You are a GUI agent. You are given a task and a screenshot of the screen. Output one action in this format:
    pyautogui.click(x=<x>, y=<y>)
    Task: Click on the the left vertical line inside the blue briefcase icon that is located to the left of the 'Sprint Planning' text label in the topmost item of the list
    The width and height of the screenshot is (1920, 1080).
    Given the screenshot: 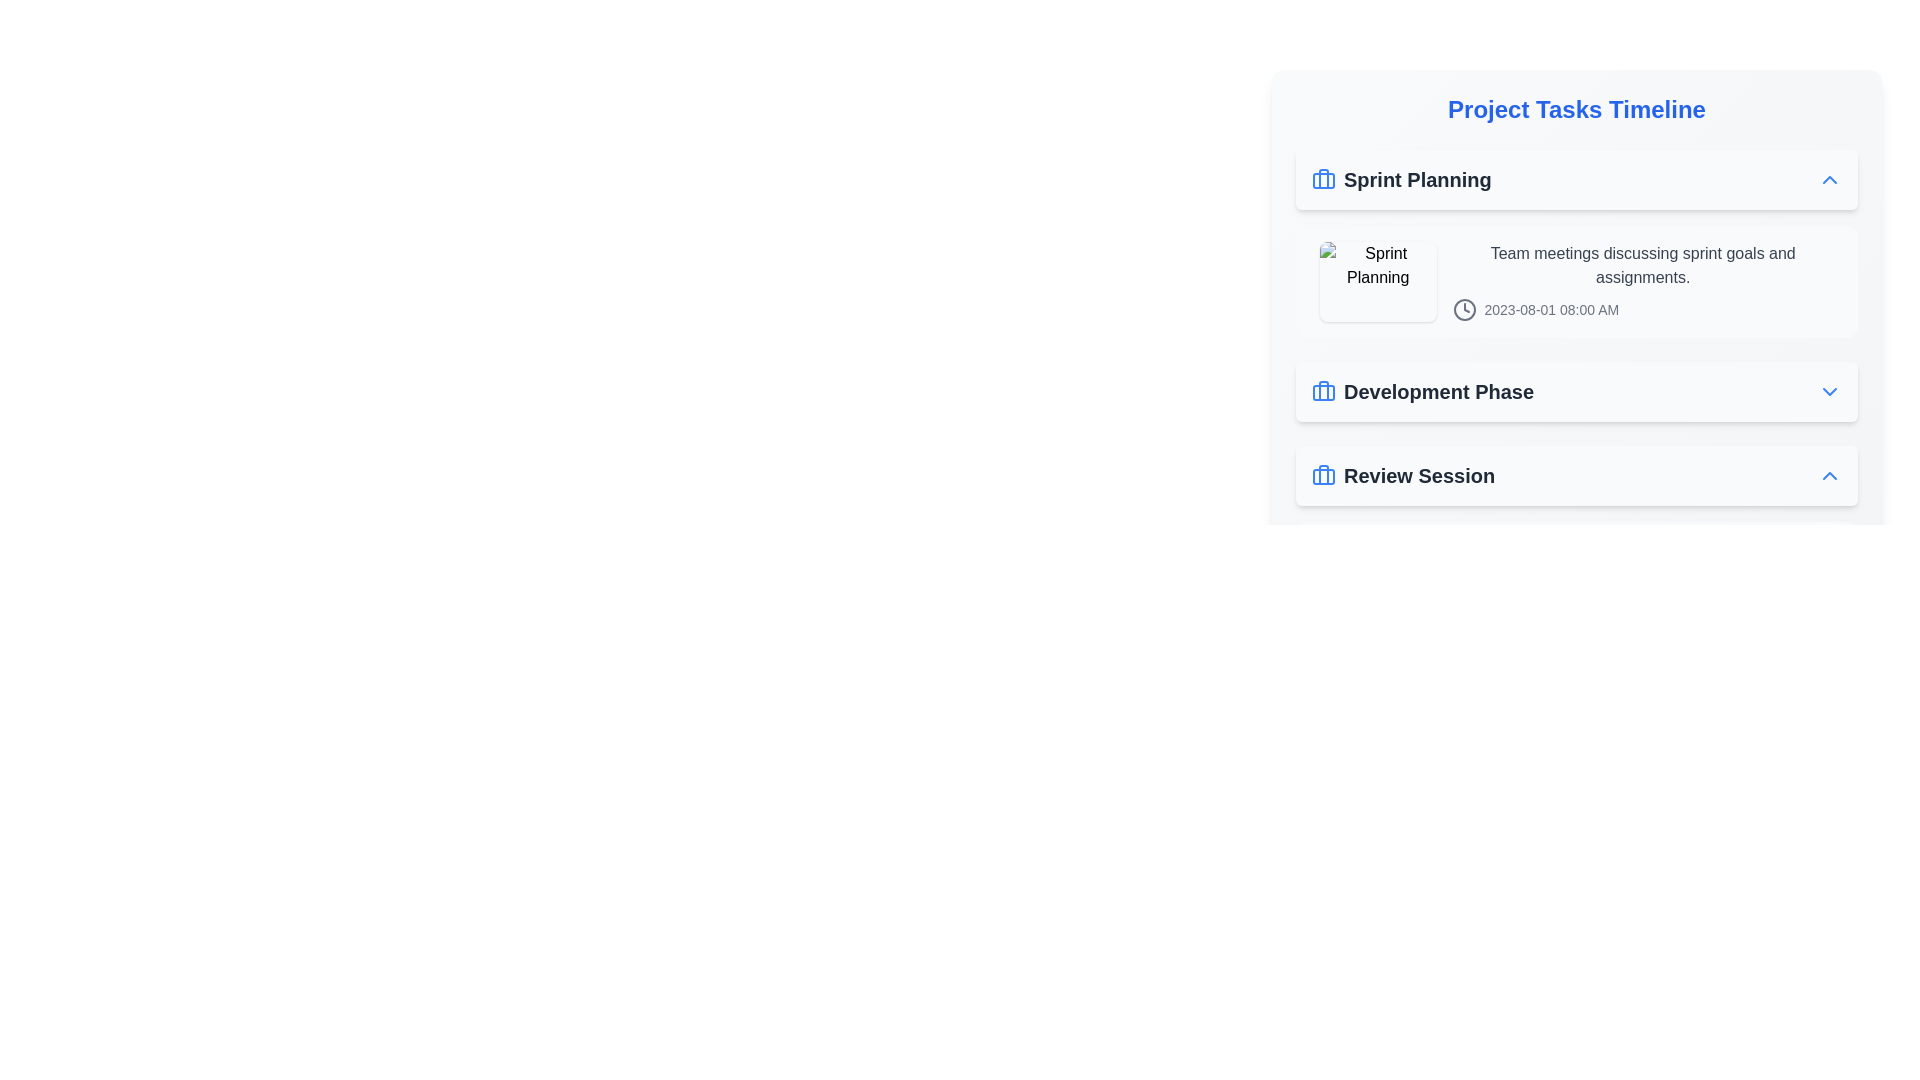 What is the action you would take?
    pyautogui.click(x=1324, y=177)
    